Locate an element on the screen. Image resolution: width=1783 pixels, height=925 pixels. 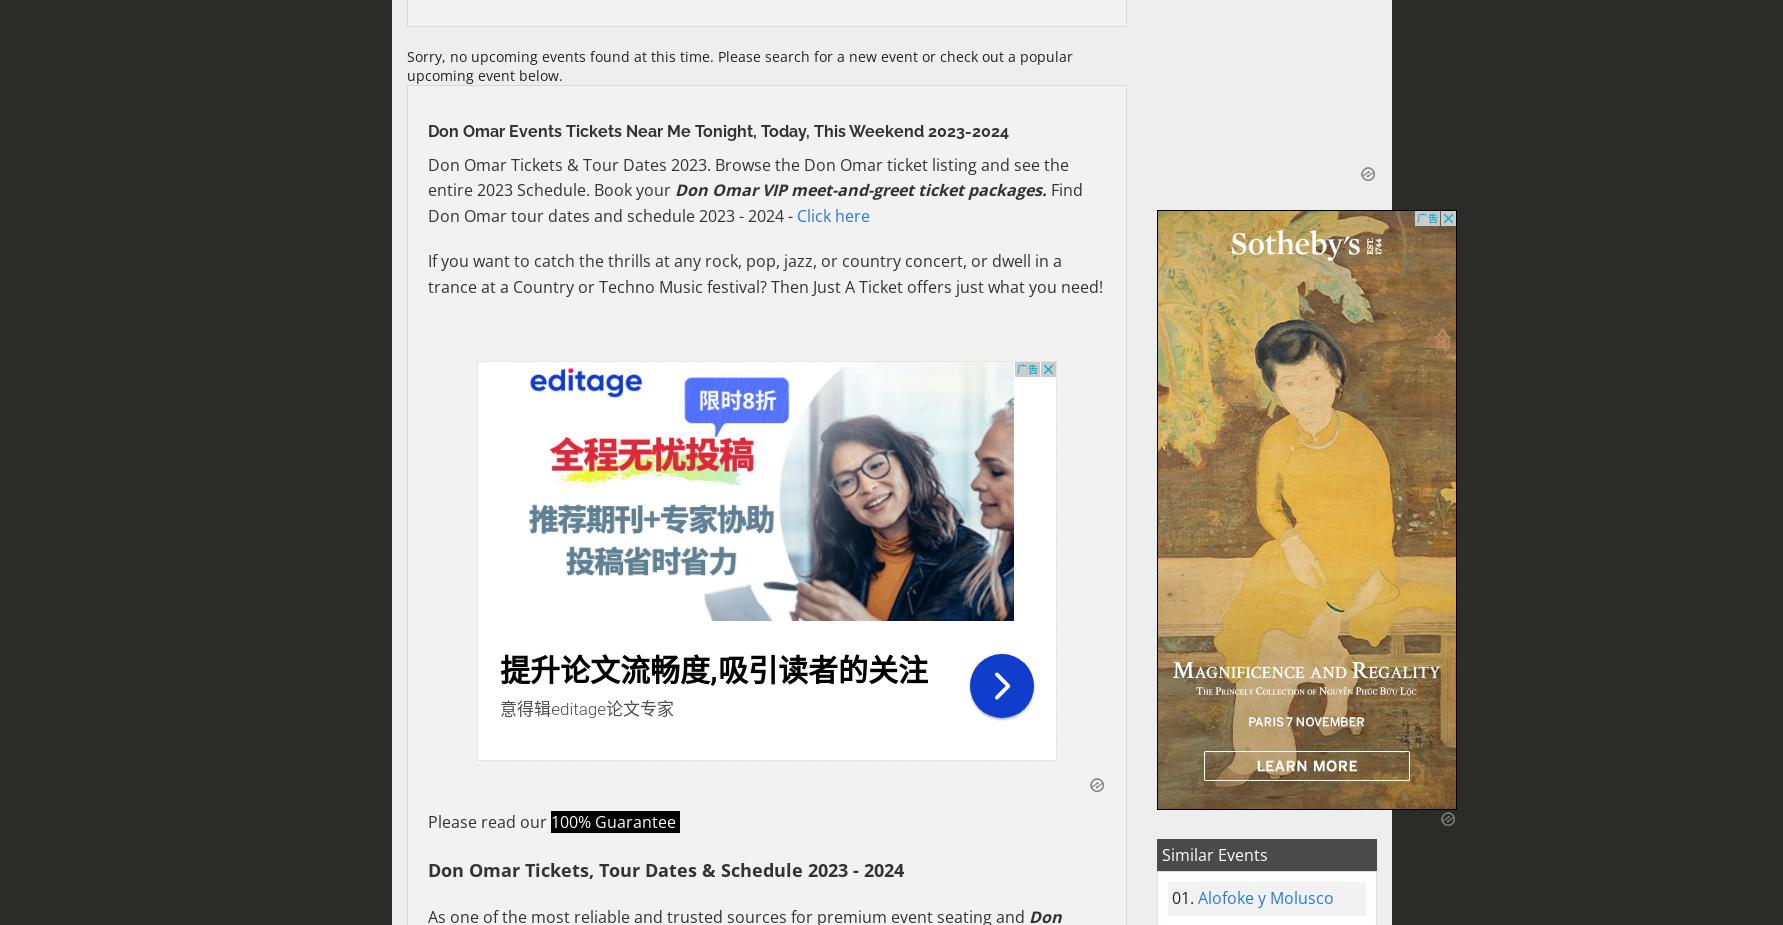
'Schedule' is located at coordinates (759, 869).